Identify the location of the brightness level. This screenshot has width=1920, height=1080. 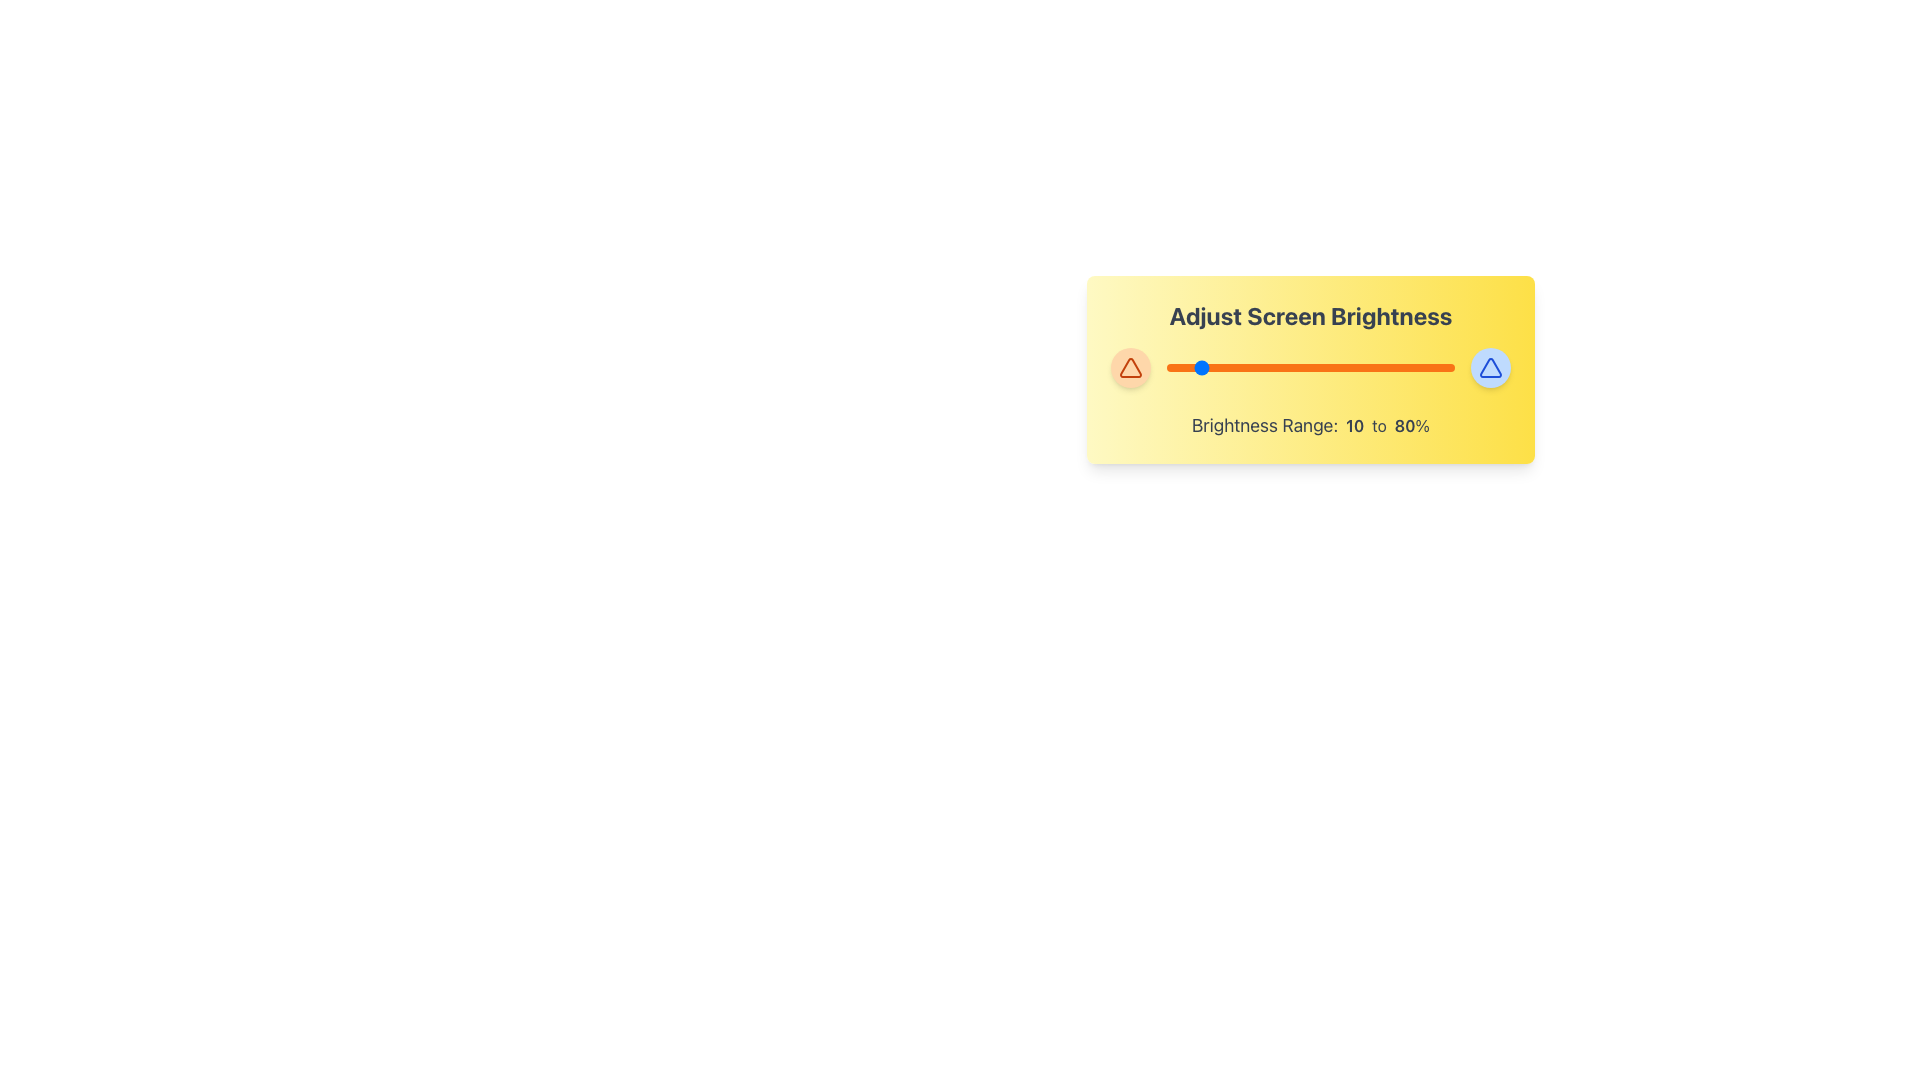
(1339, 367).